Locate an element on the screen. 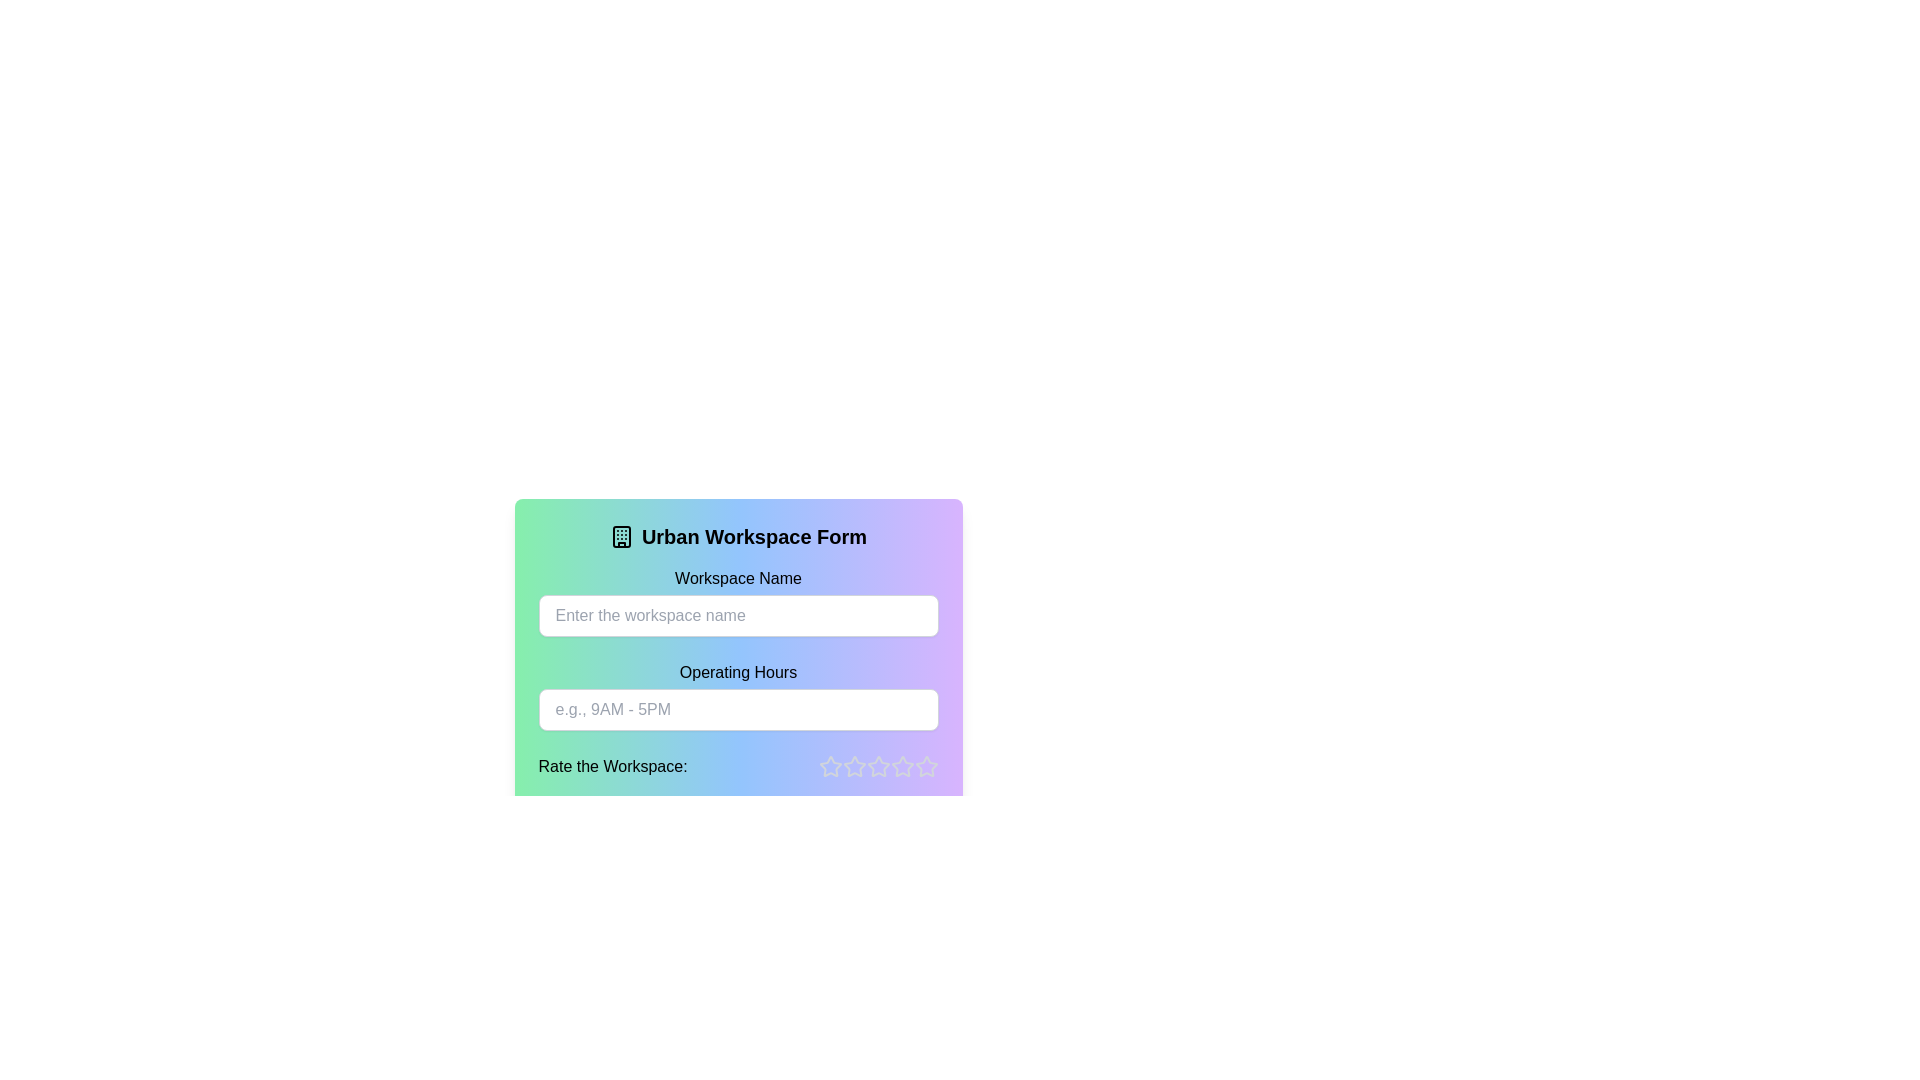 The height and width of the screenshot is (1080, 1920). the 'Operating Hours' text input field to focus on it is located at coordinates (737, 694).